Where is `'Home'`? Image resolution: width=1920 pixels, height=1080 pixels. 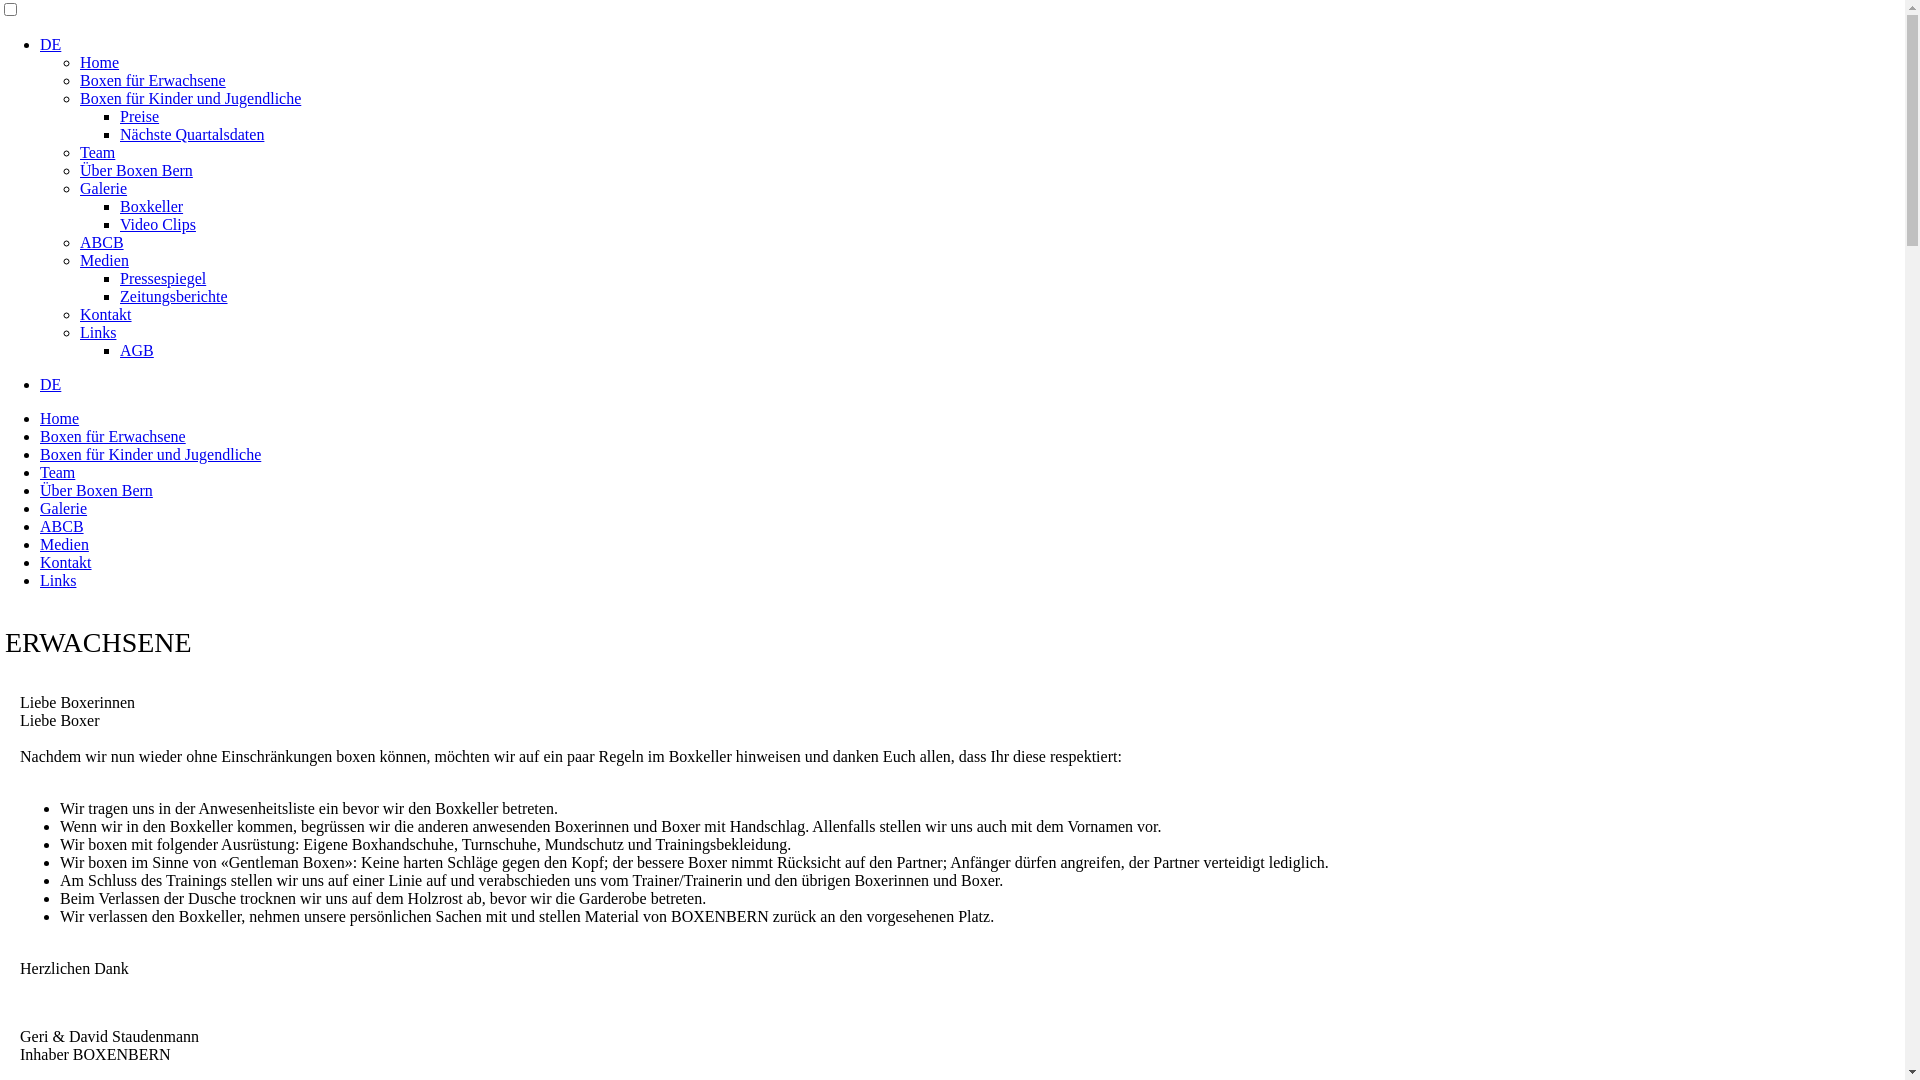
'Home' is located at coordinates (98, 61).